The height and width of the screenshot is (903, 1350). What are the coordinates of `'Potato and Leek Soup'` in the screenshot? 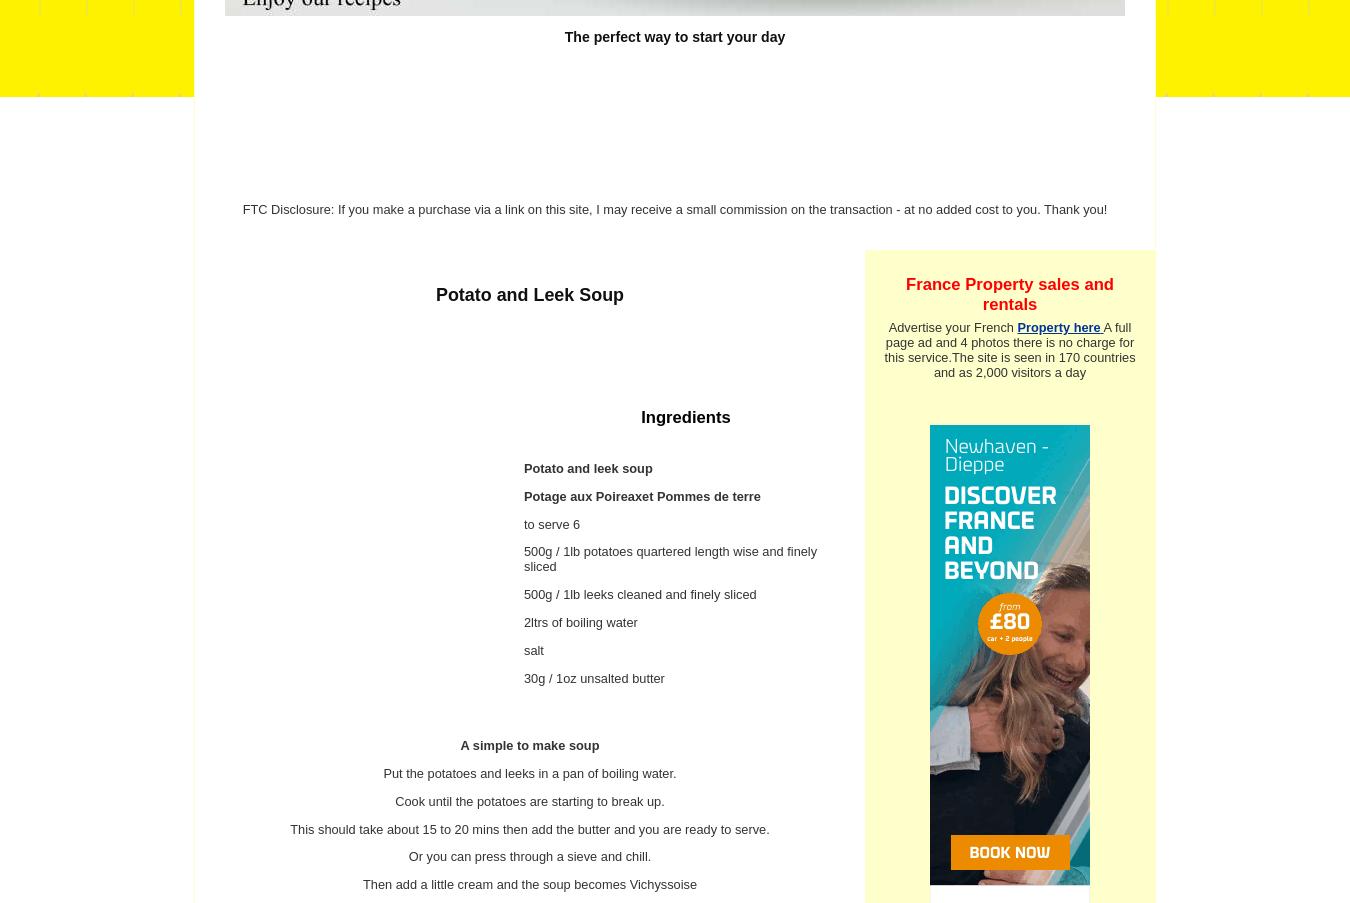 It's located at (528, 294).